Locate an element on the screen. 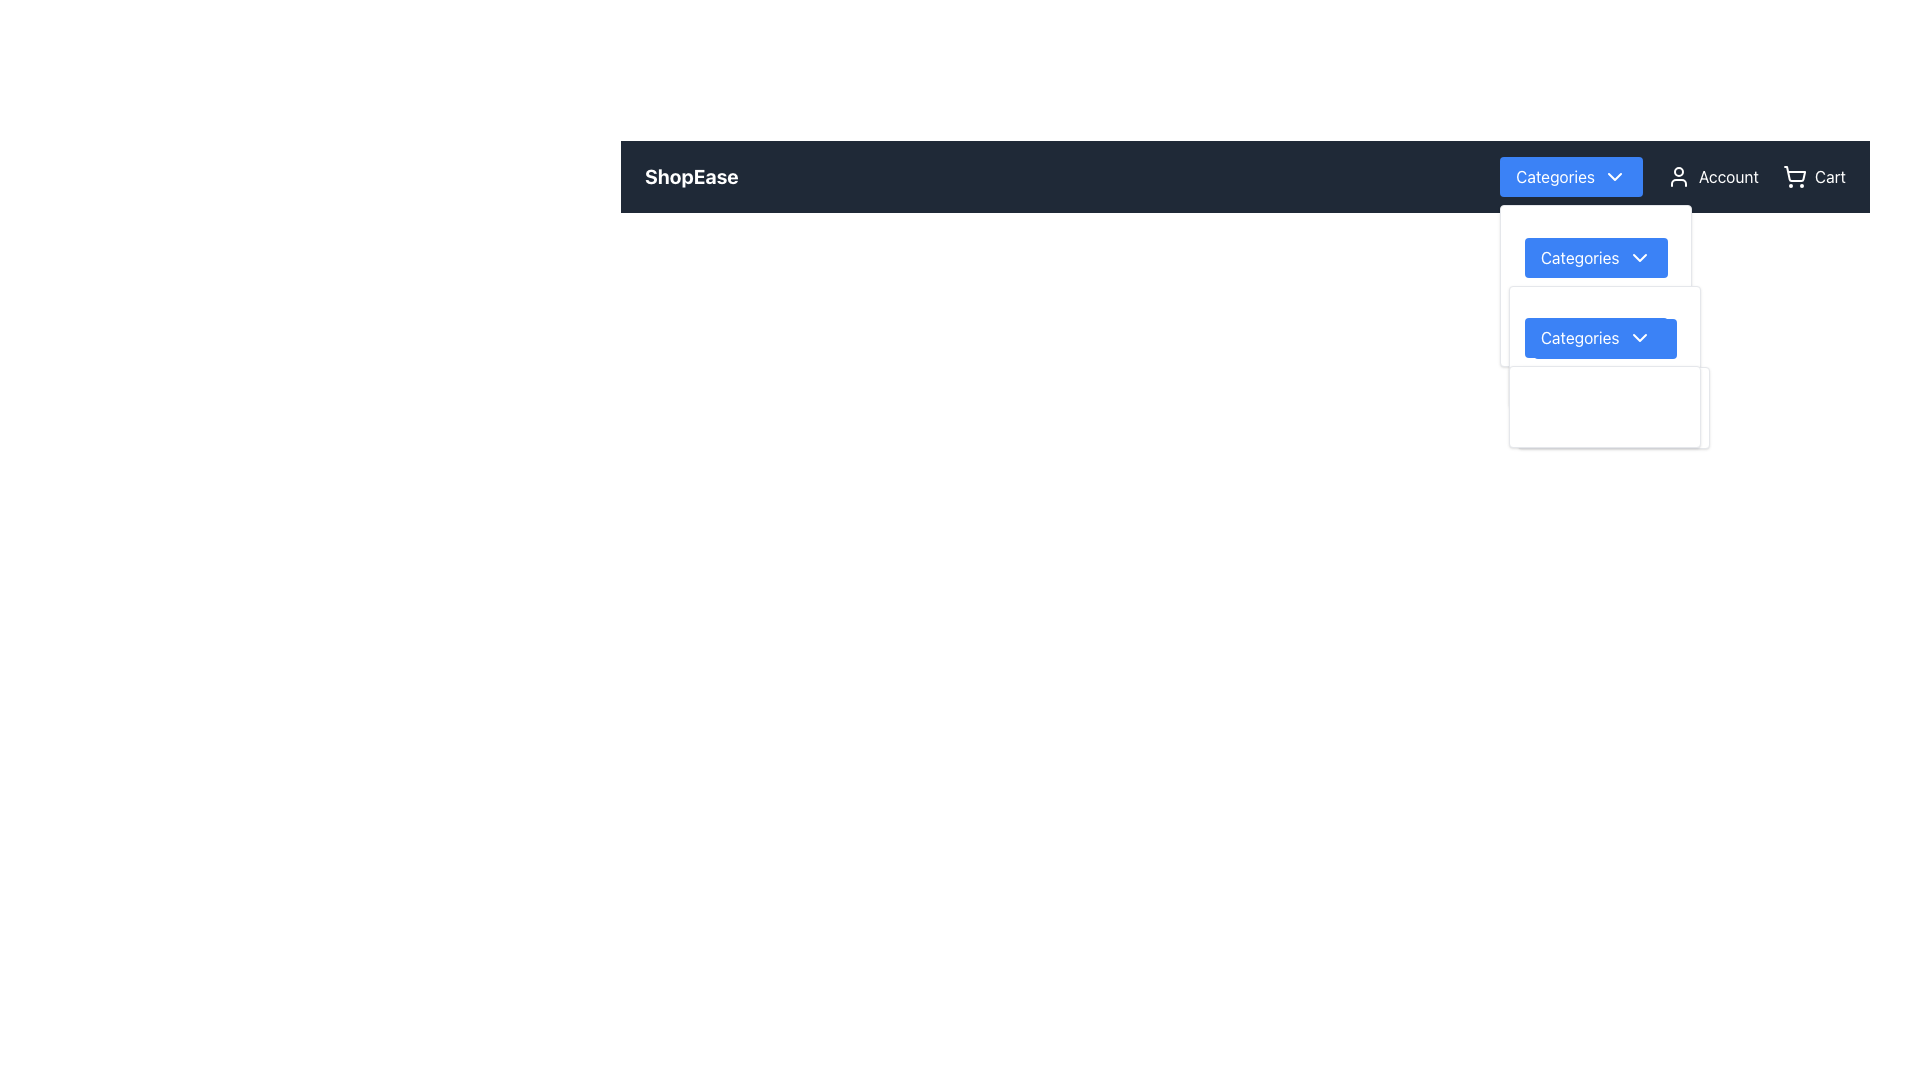 This screenshot has height=1080, width=1920. the selectable category option button in the dropdown menu beneath the main navigation bar is located at coordinates (1579, 337).